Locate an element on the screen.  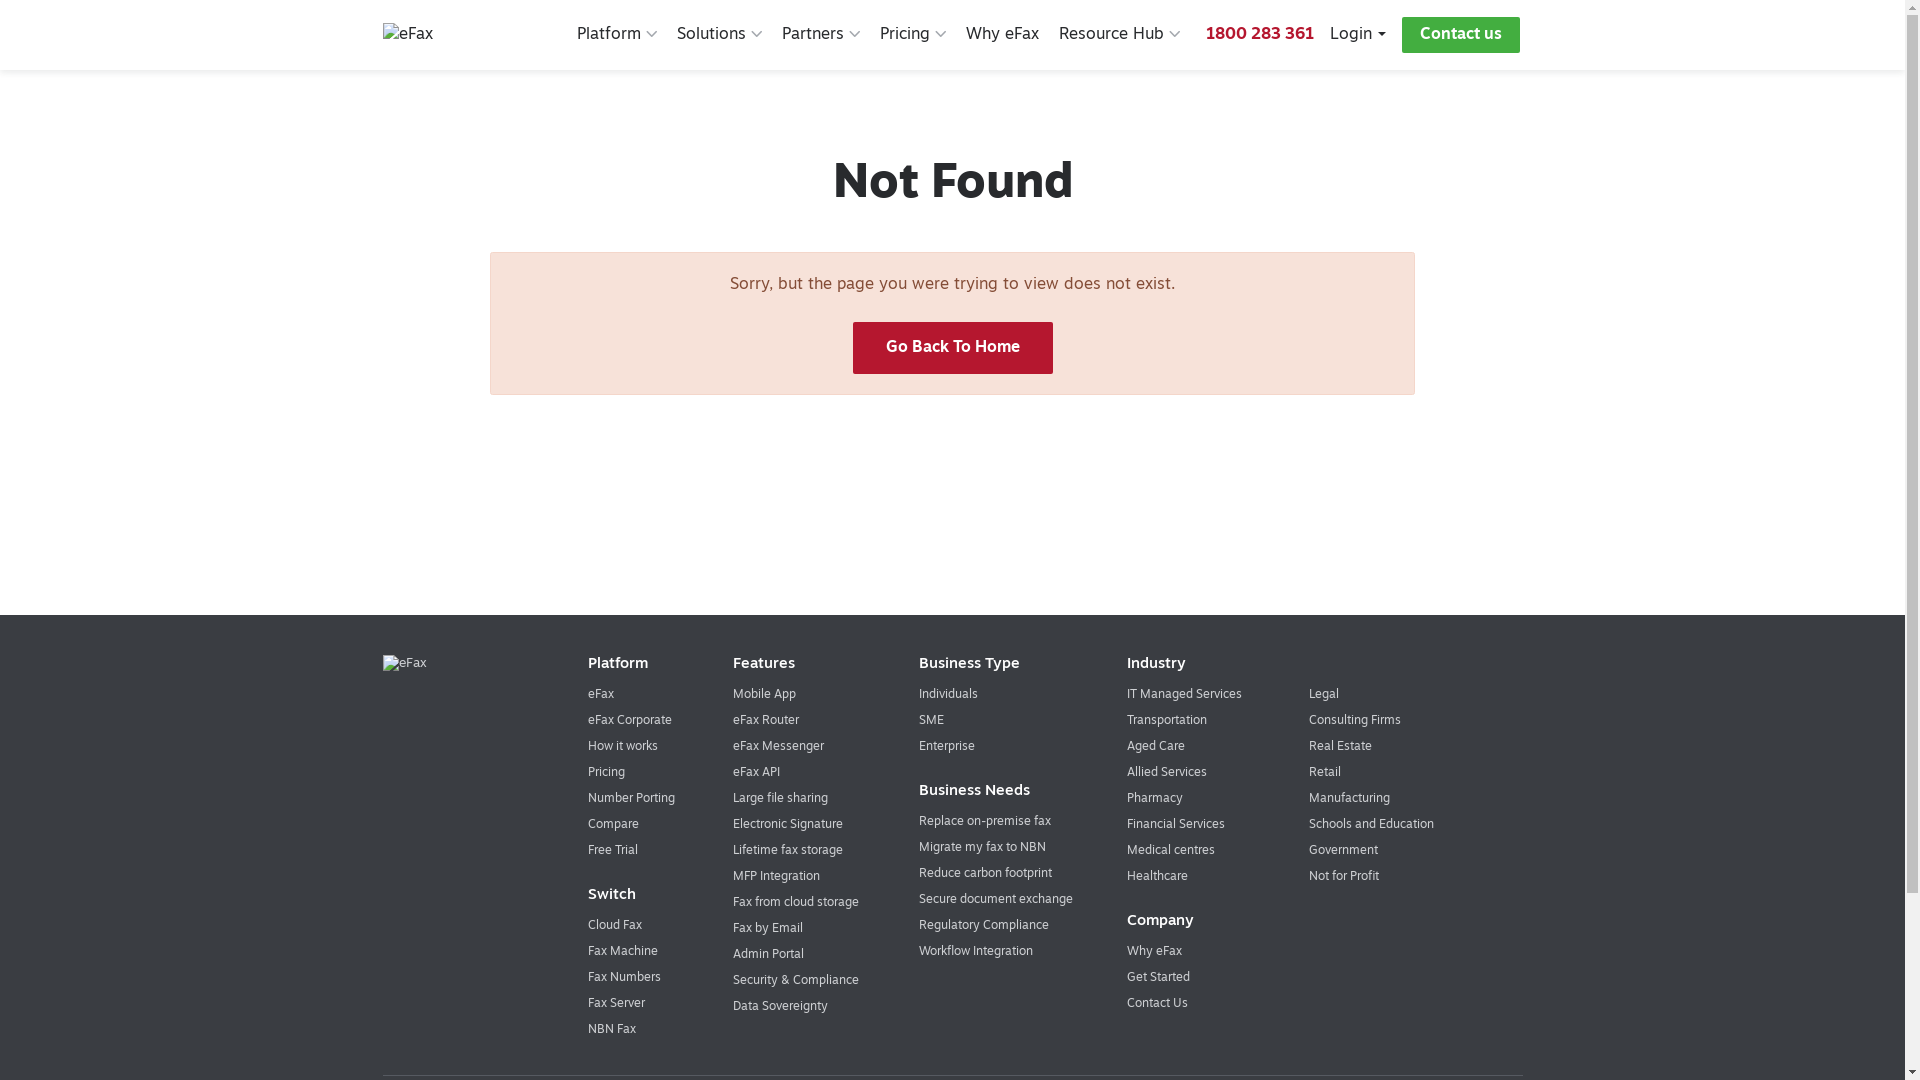
'NBN Fax' is located at coordinates (610, 1029).